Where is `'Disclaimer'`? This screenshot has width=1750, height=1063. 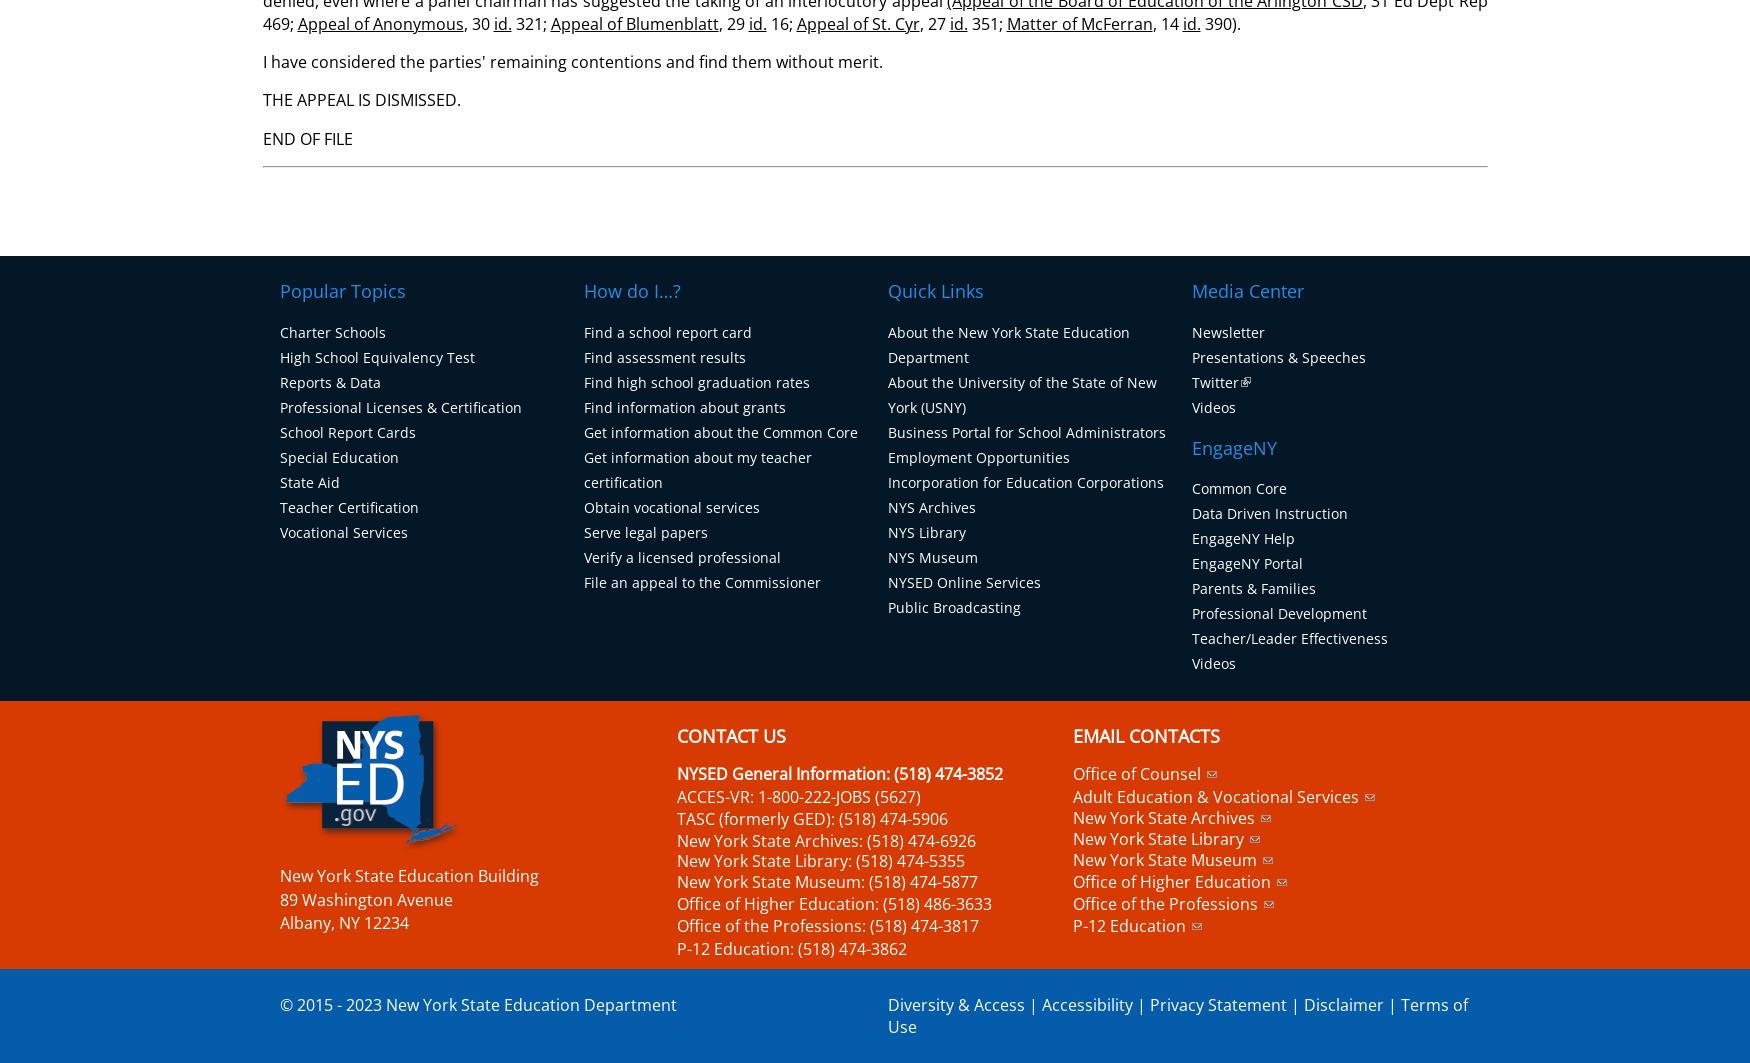
'Disclaimer' is located at coordinates (1302, 1003).